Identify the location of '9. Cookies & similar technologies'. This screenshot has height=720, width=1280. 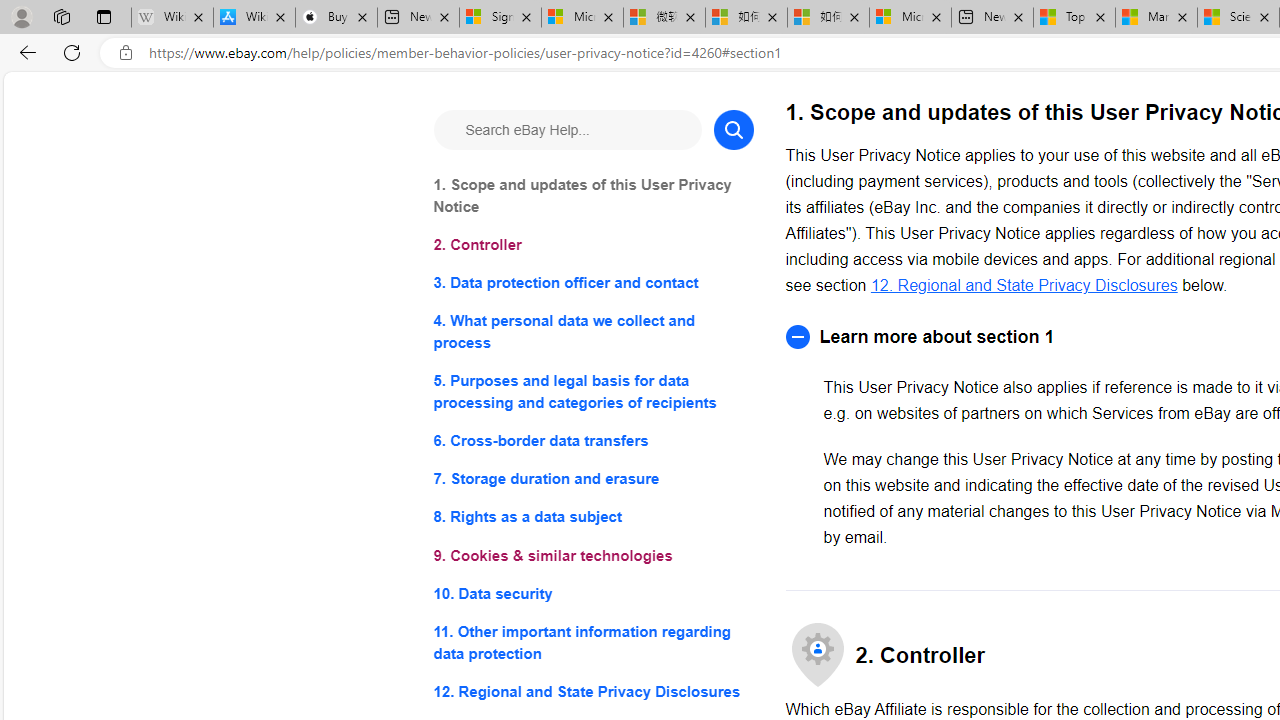
(592, 555).